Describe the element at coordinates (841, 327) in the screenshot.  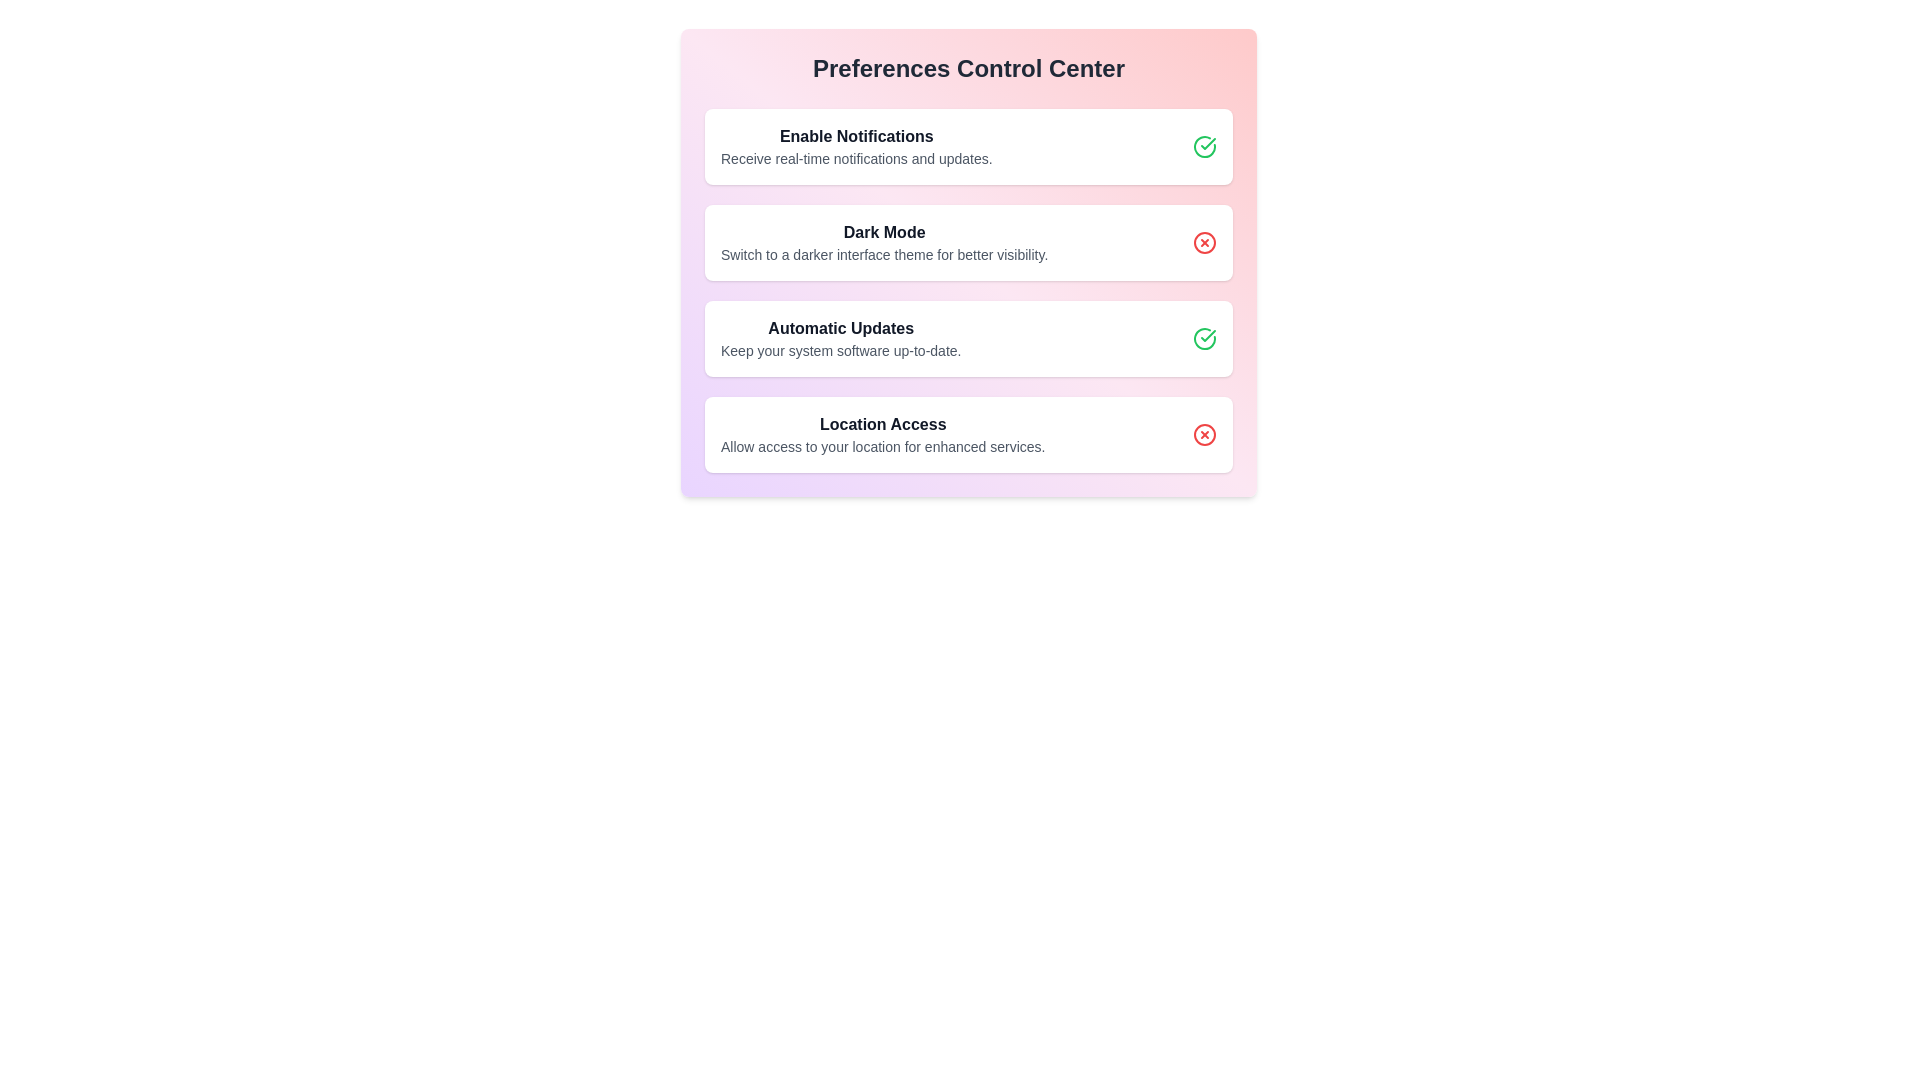
I see `the Text label that serves as the title or heading for a specific feature in the settings menu, located above the descriptive text 'Keep your system software up-to-date.'` at that location.